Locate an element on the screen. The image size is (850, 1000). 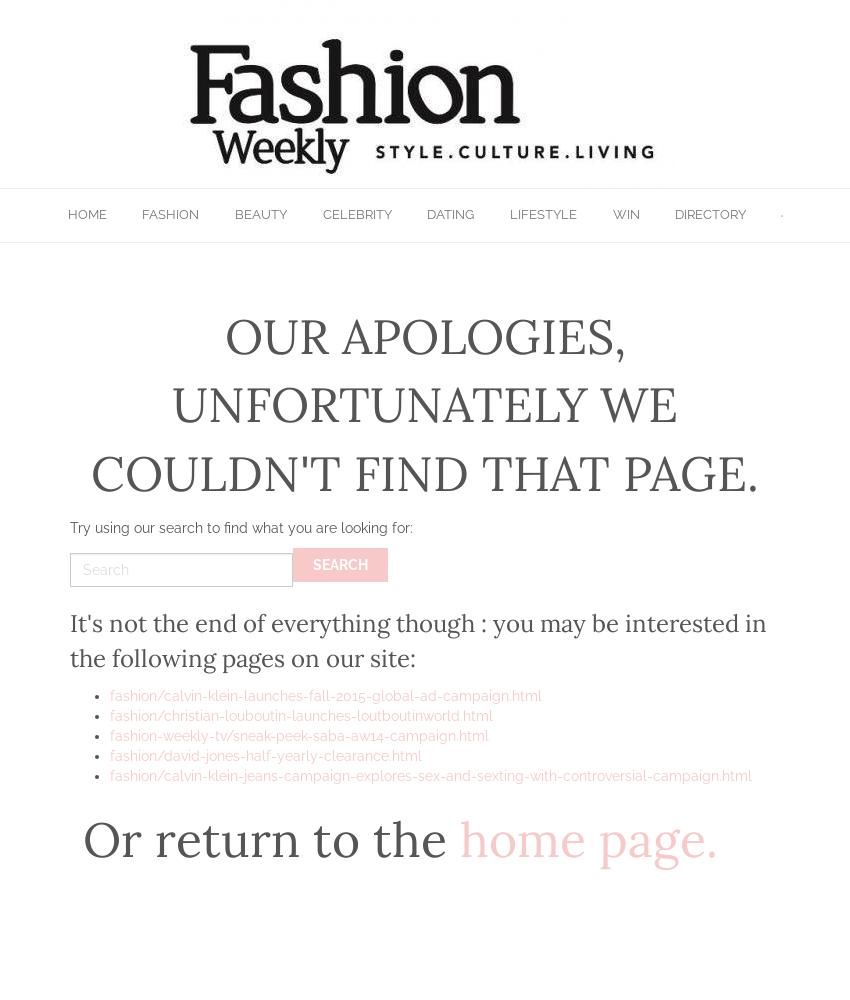
'It's not the end of everything though : you may be interested in the following pages on our site:' is located at coordinates (418, 640).